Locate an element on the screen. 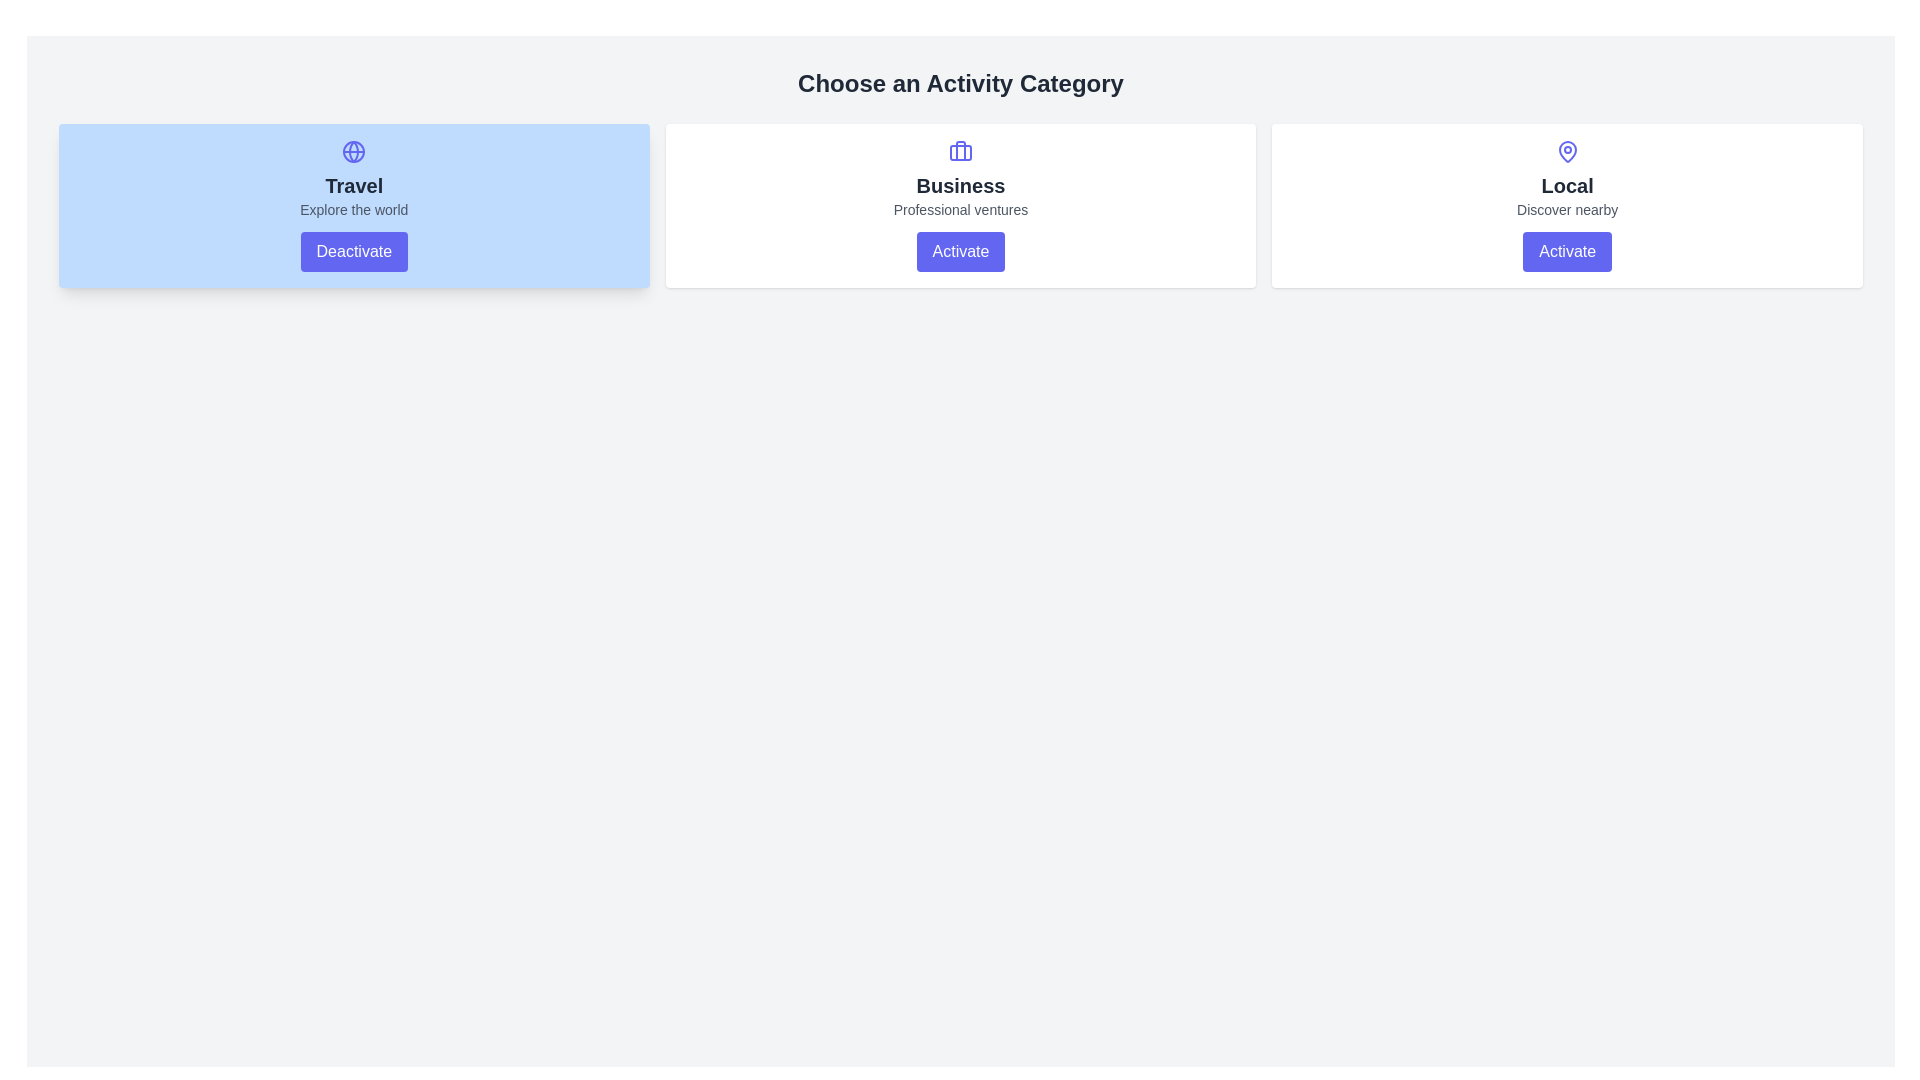 The height and width of the screenshot is (1080, 1920). the pin-shaped icon with an indigo-colored outline located above the text 'Local' and 'Discover nearby', and directly above the 'Activate' button in the third card of a grid layout is located at coordinates (1566, 150).